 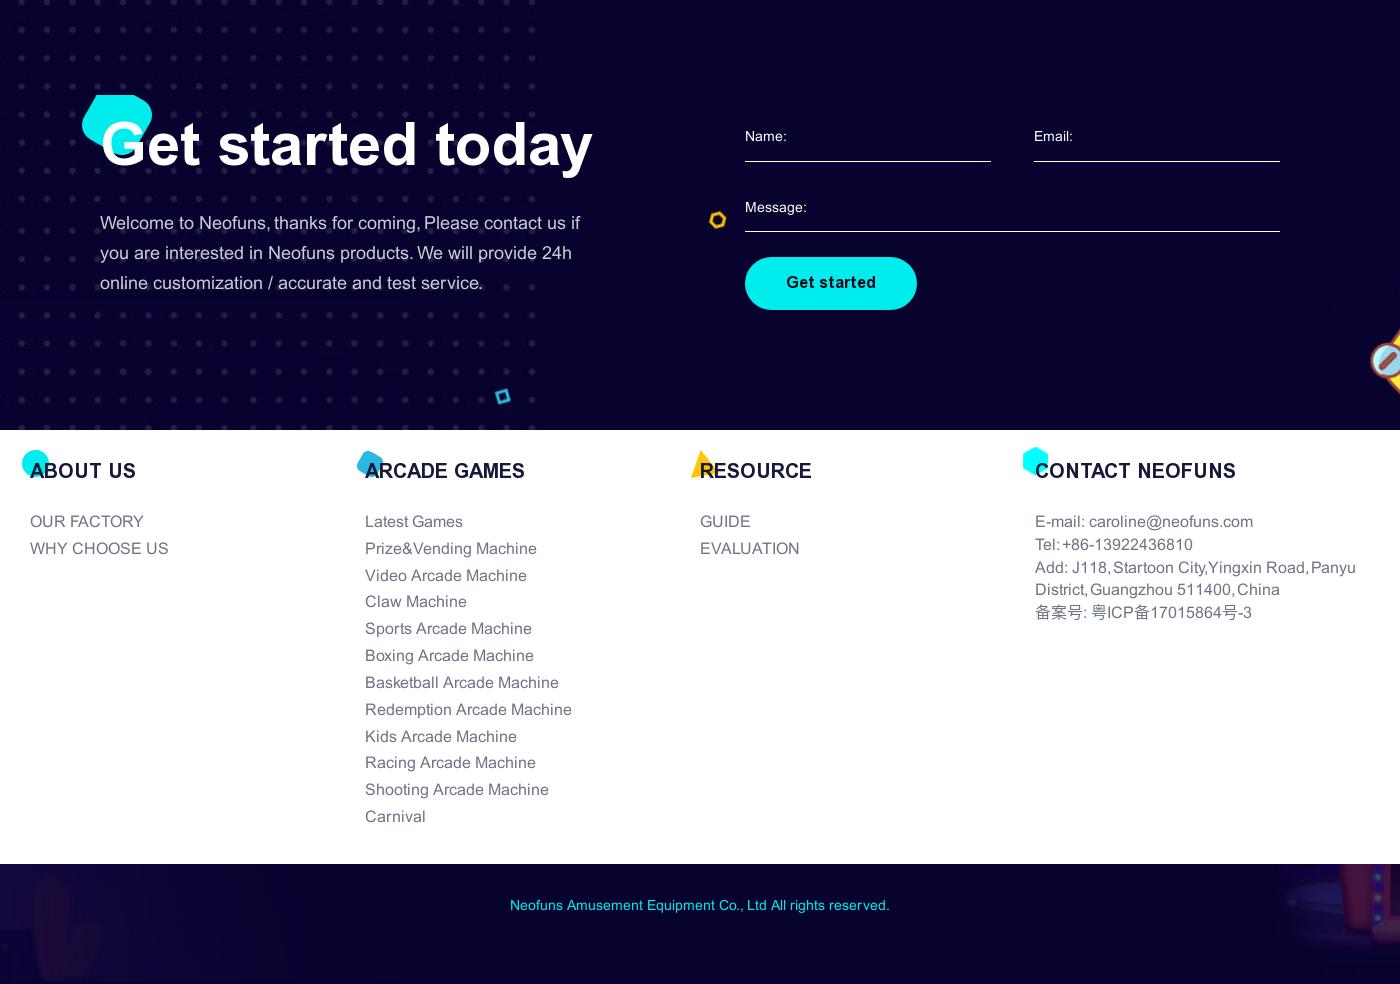 I want to click on 'Redemption Arcade Machine', so click(x=364, y=709).